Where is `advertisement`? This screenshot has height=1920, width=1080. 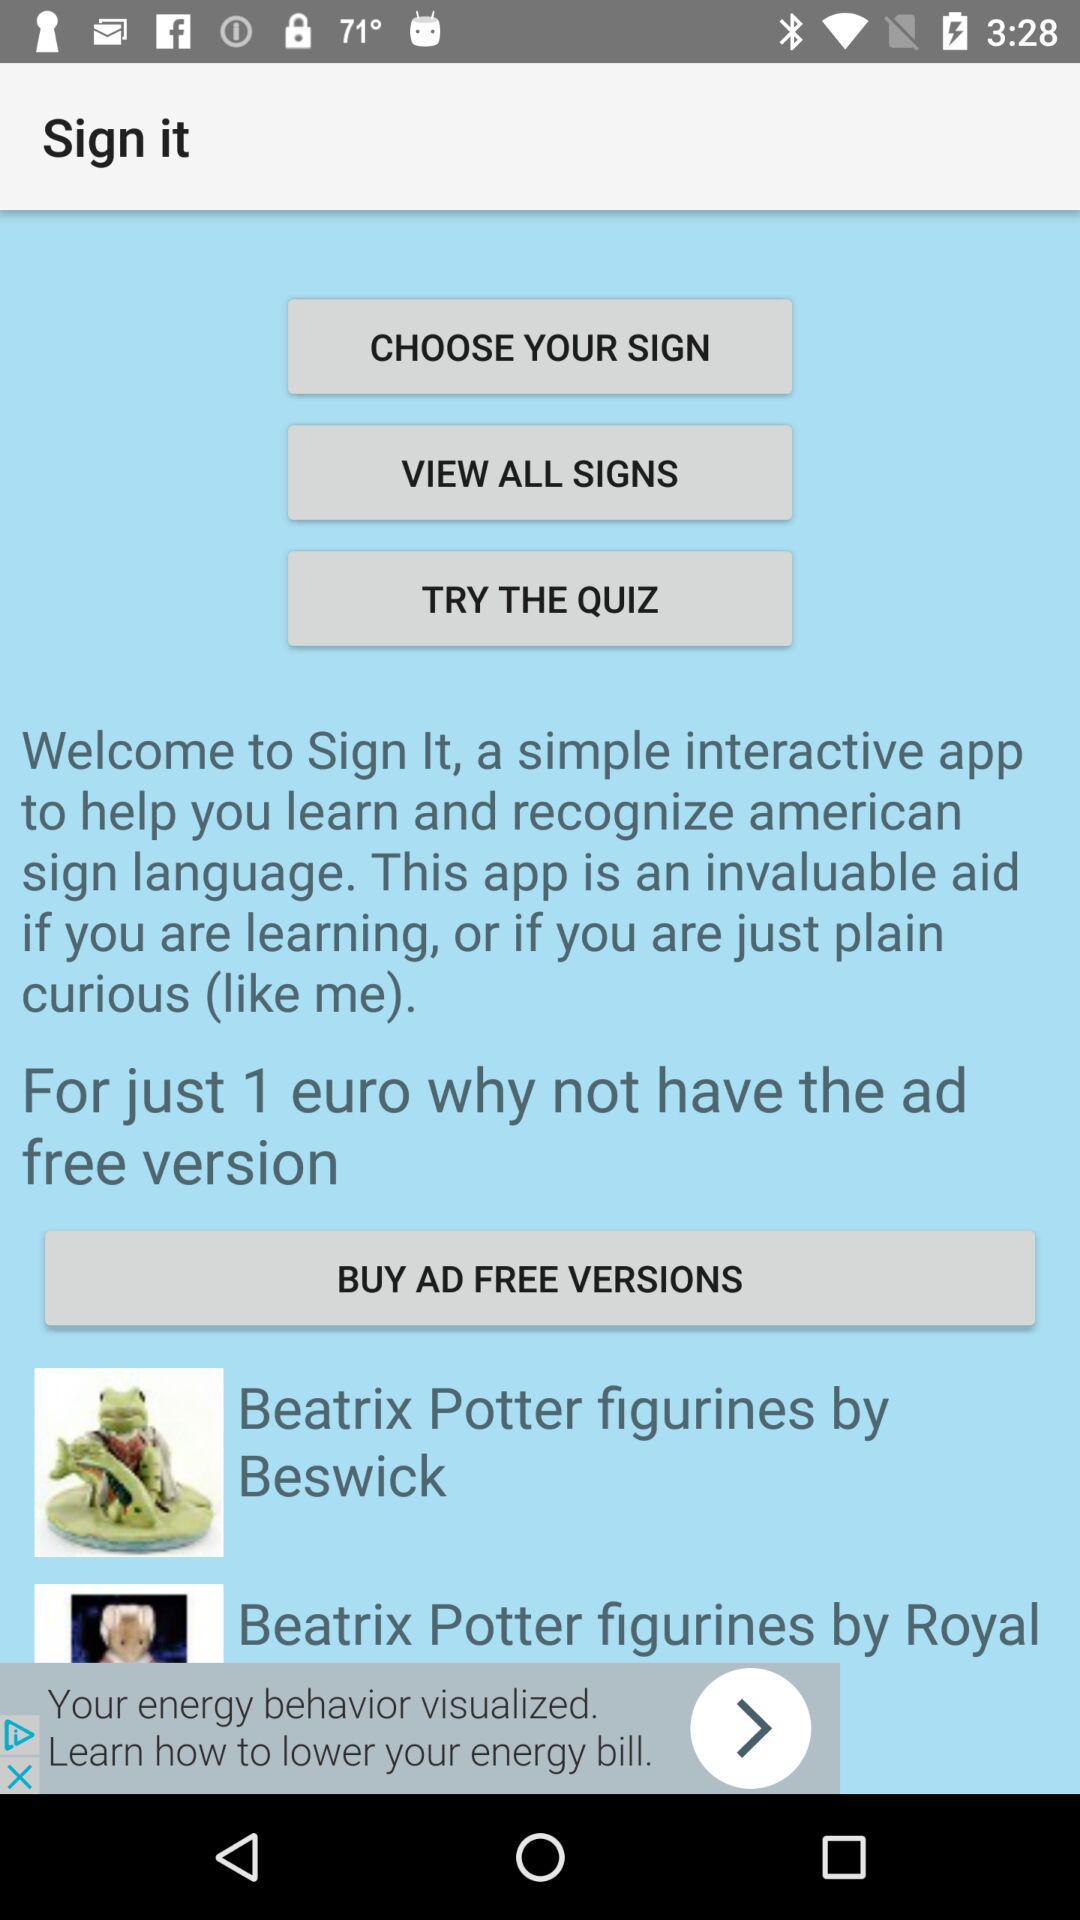
advertisement is located at coordinates (419, 1727).